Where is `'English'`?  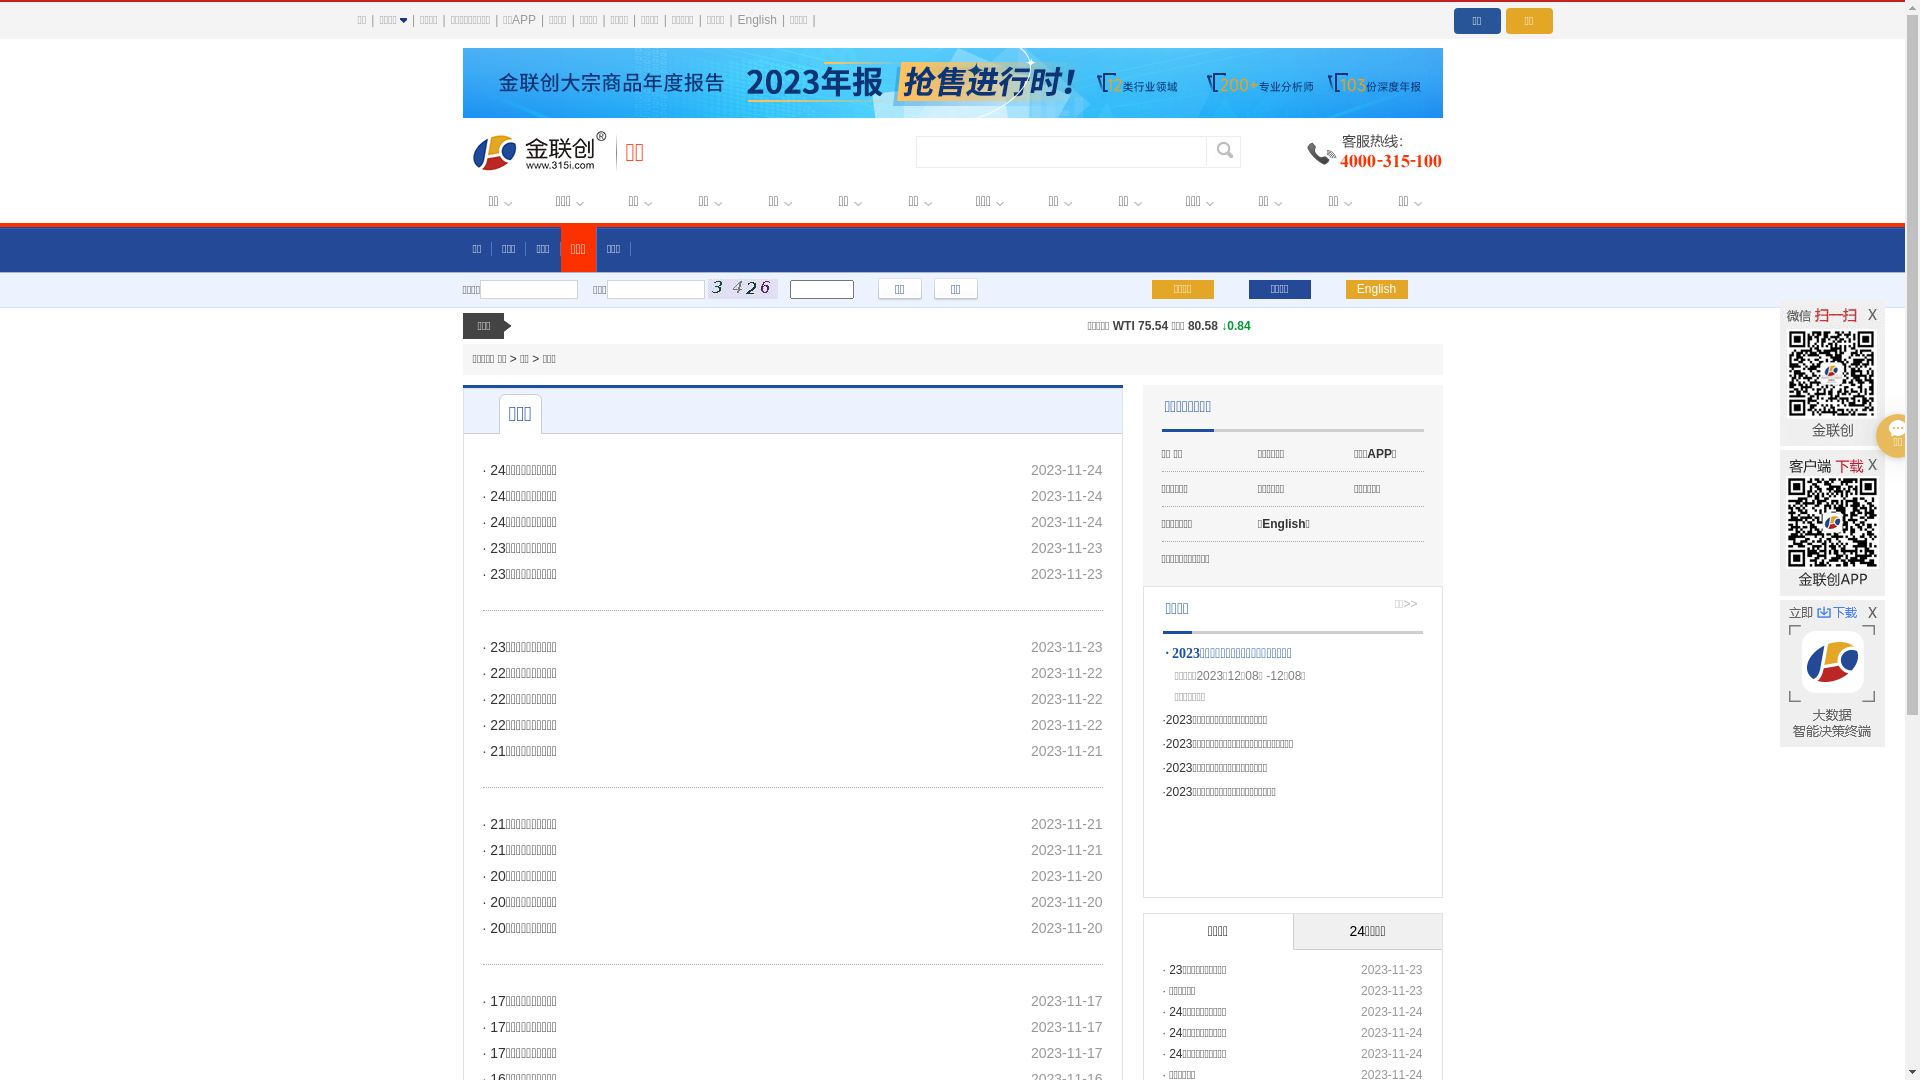
'English' is located at coordinates (756, 19).